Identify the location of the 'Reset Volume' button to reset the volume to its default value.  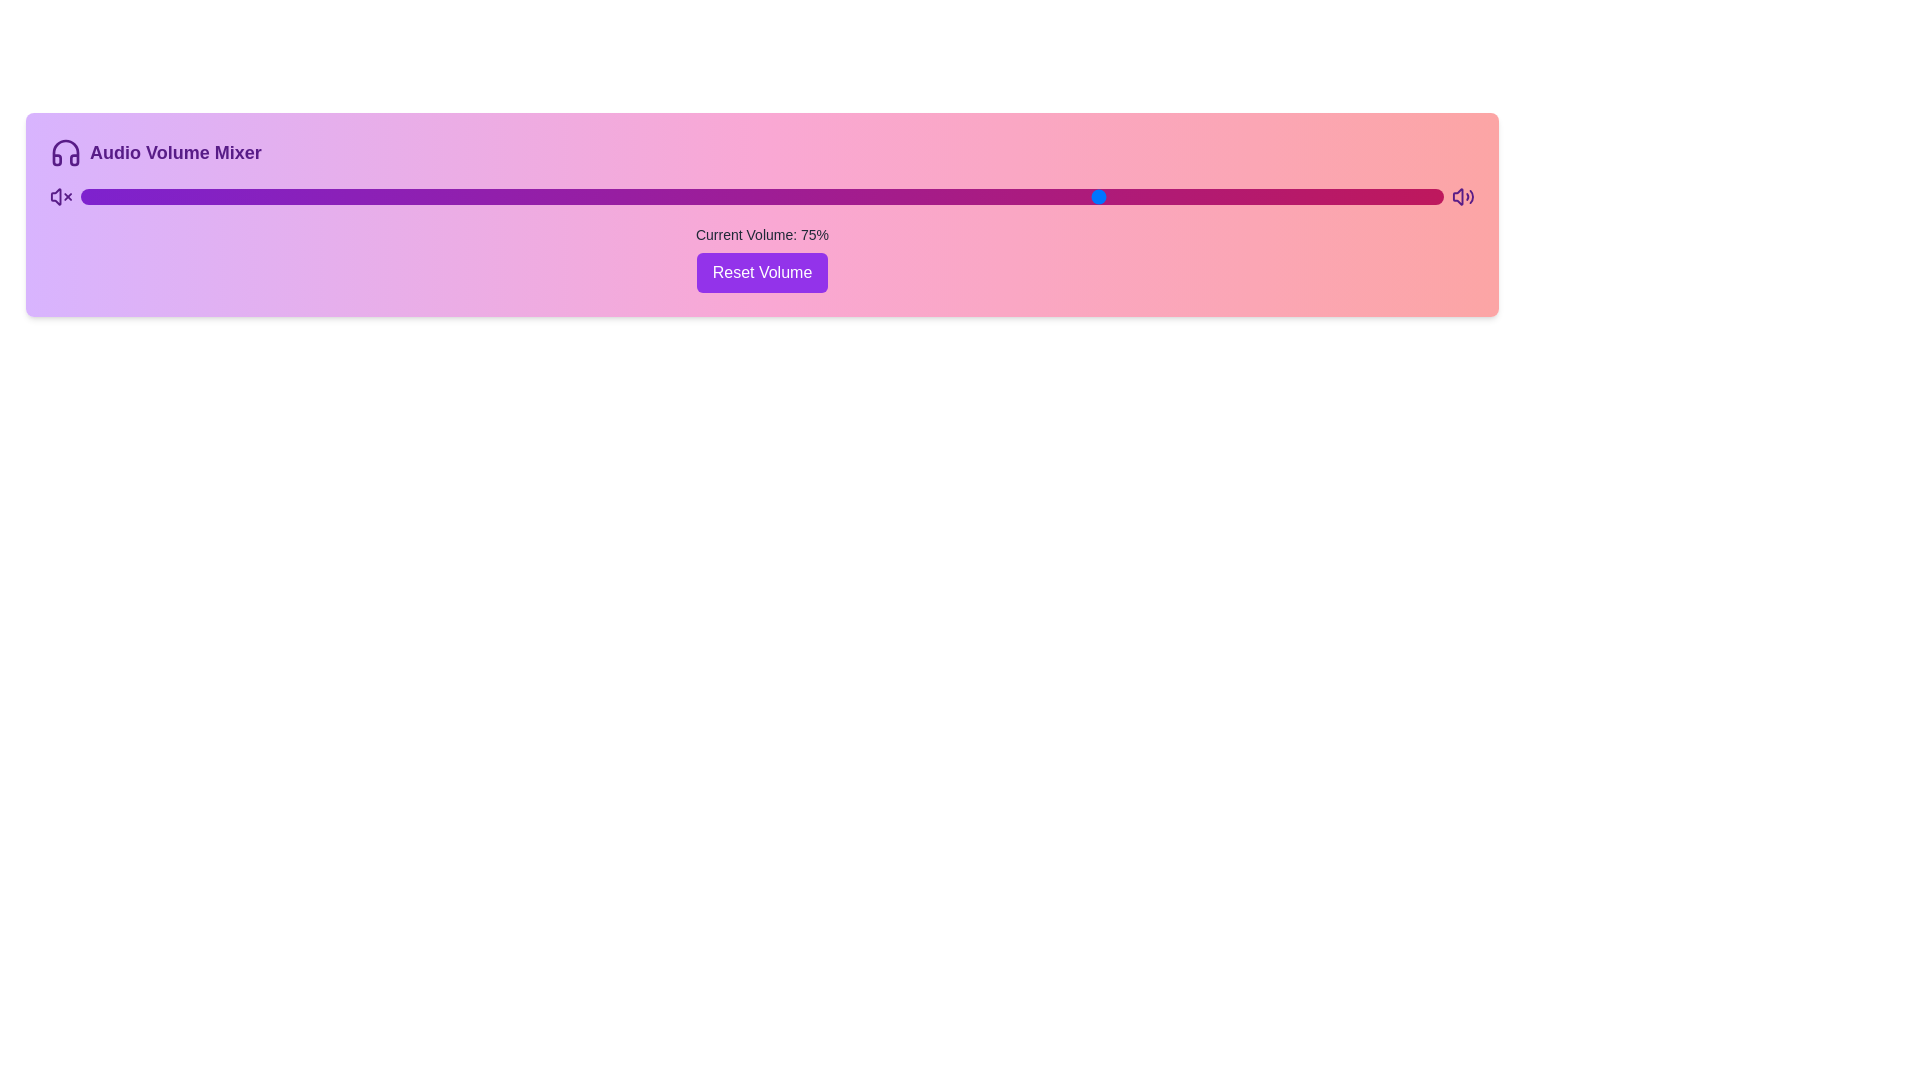
(761, 273).